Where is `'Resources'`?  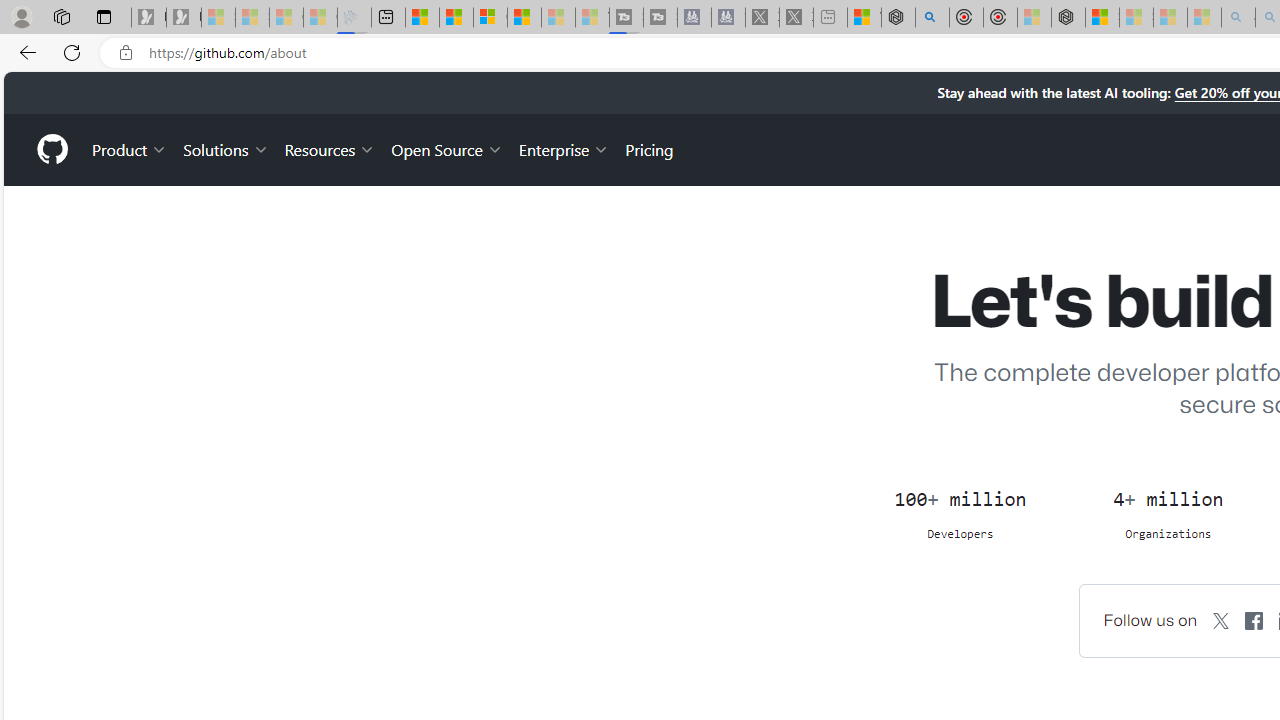 'Resources' is located at coordinates (330, 148).